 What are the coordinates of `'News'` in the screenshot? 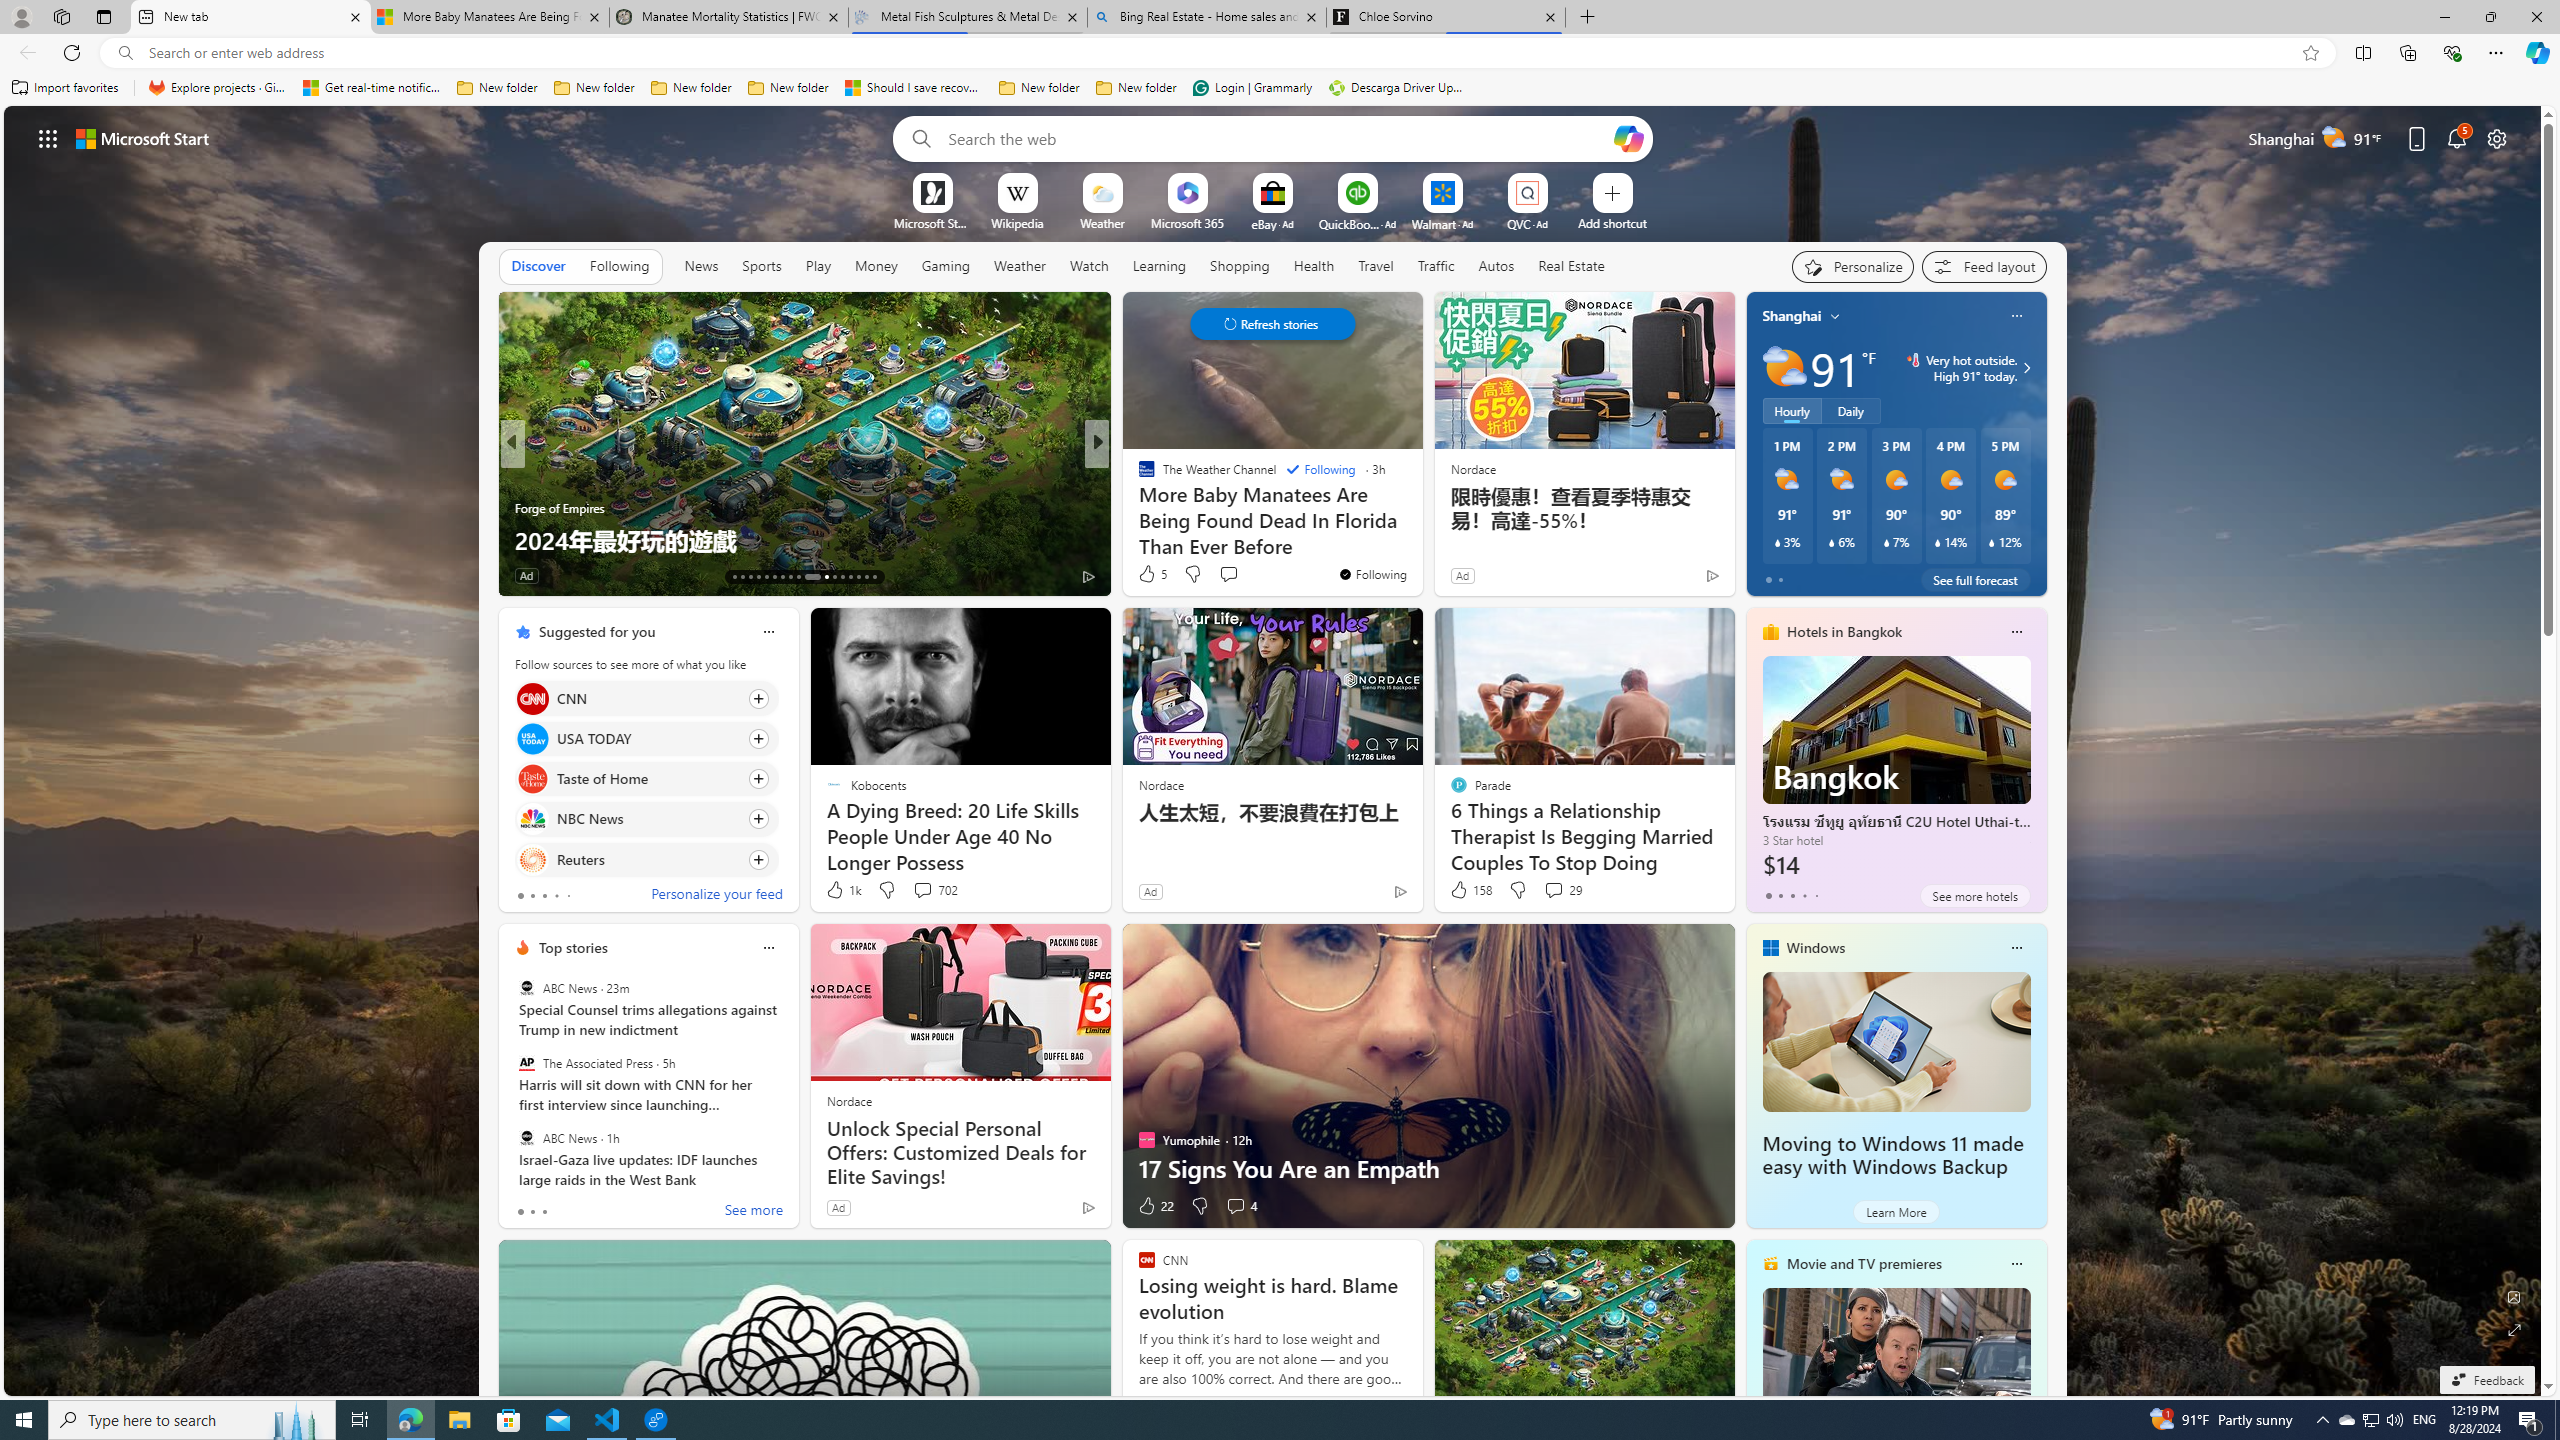 It's located at (701, 264).